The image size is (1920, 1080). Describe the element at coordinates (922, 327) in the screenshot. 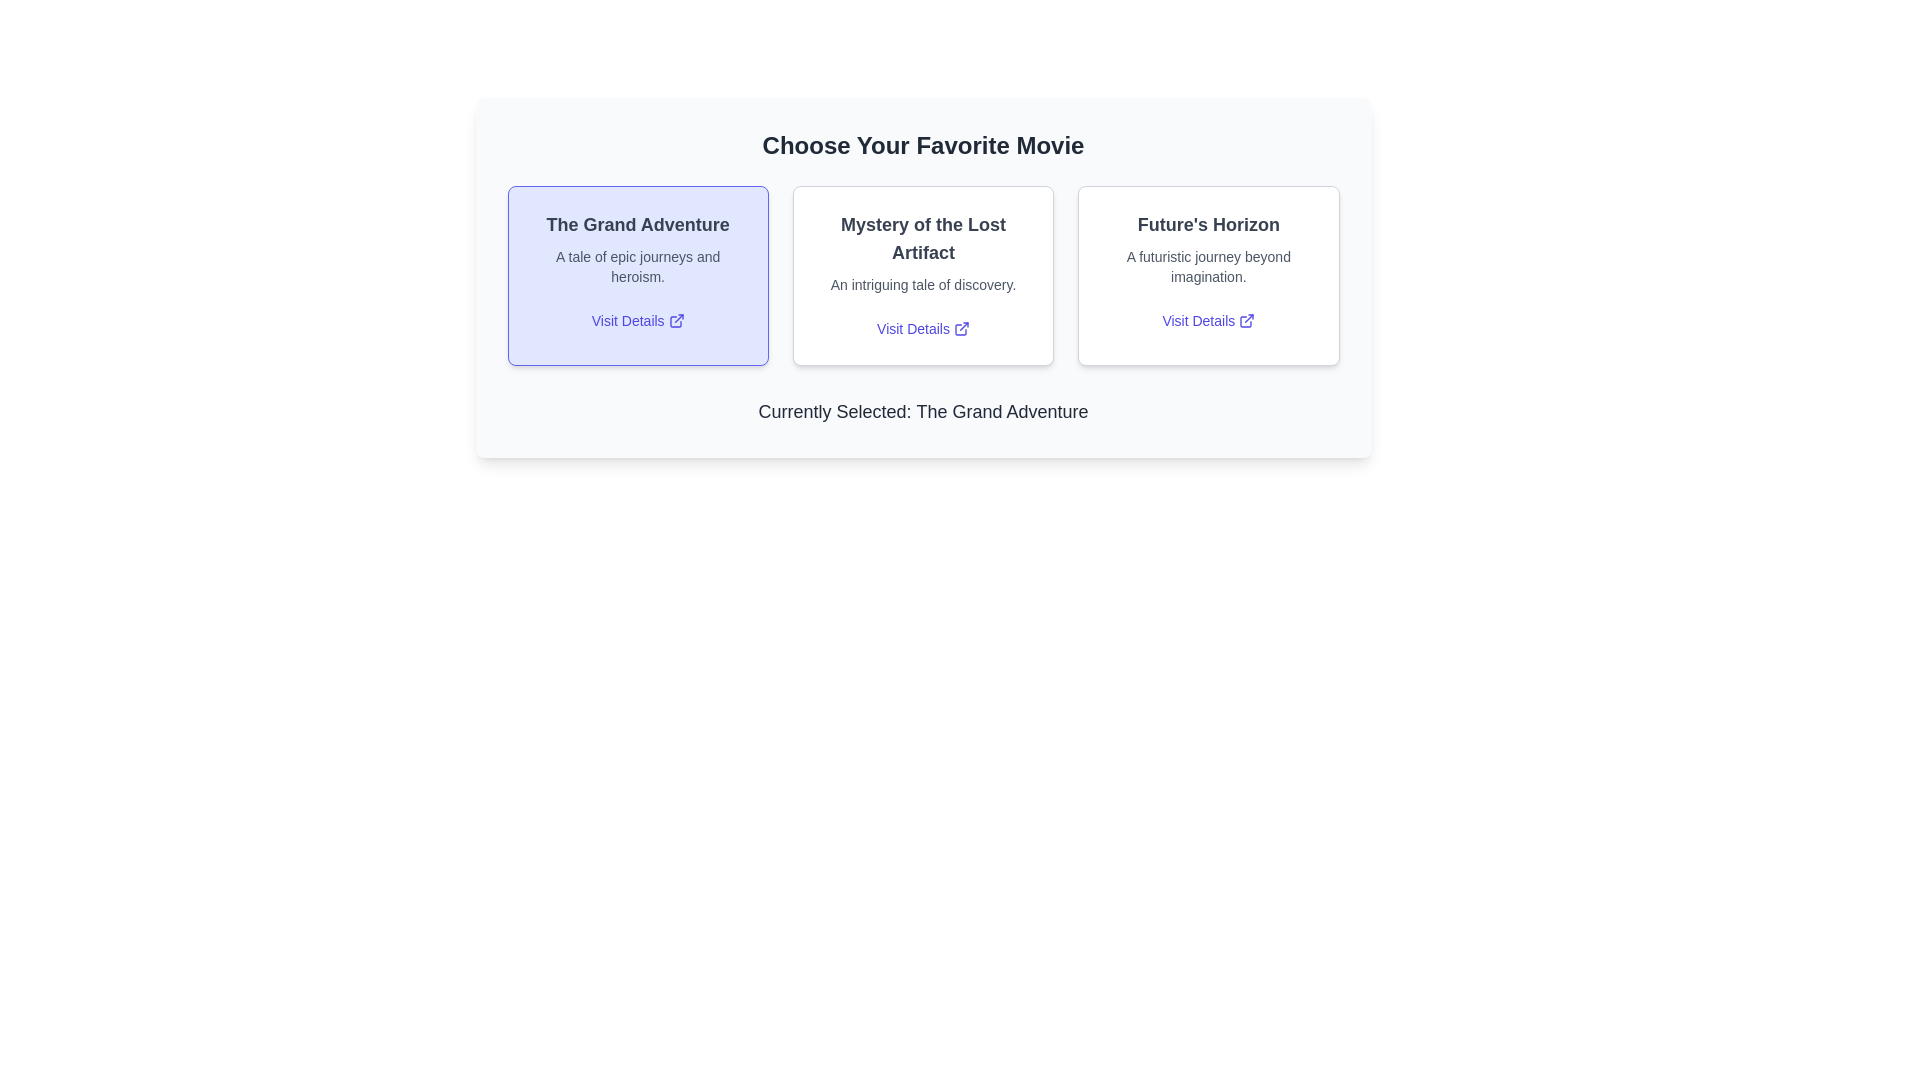

I see `the 'Visit Details' hyperlink, which is styled with indigo-colored text and includes an external link icon` at that location.